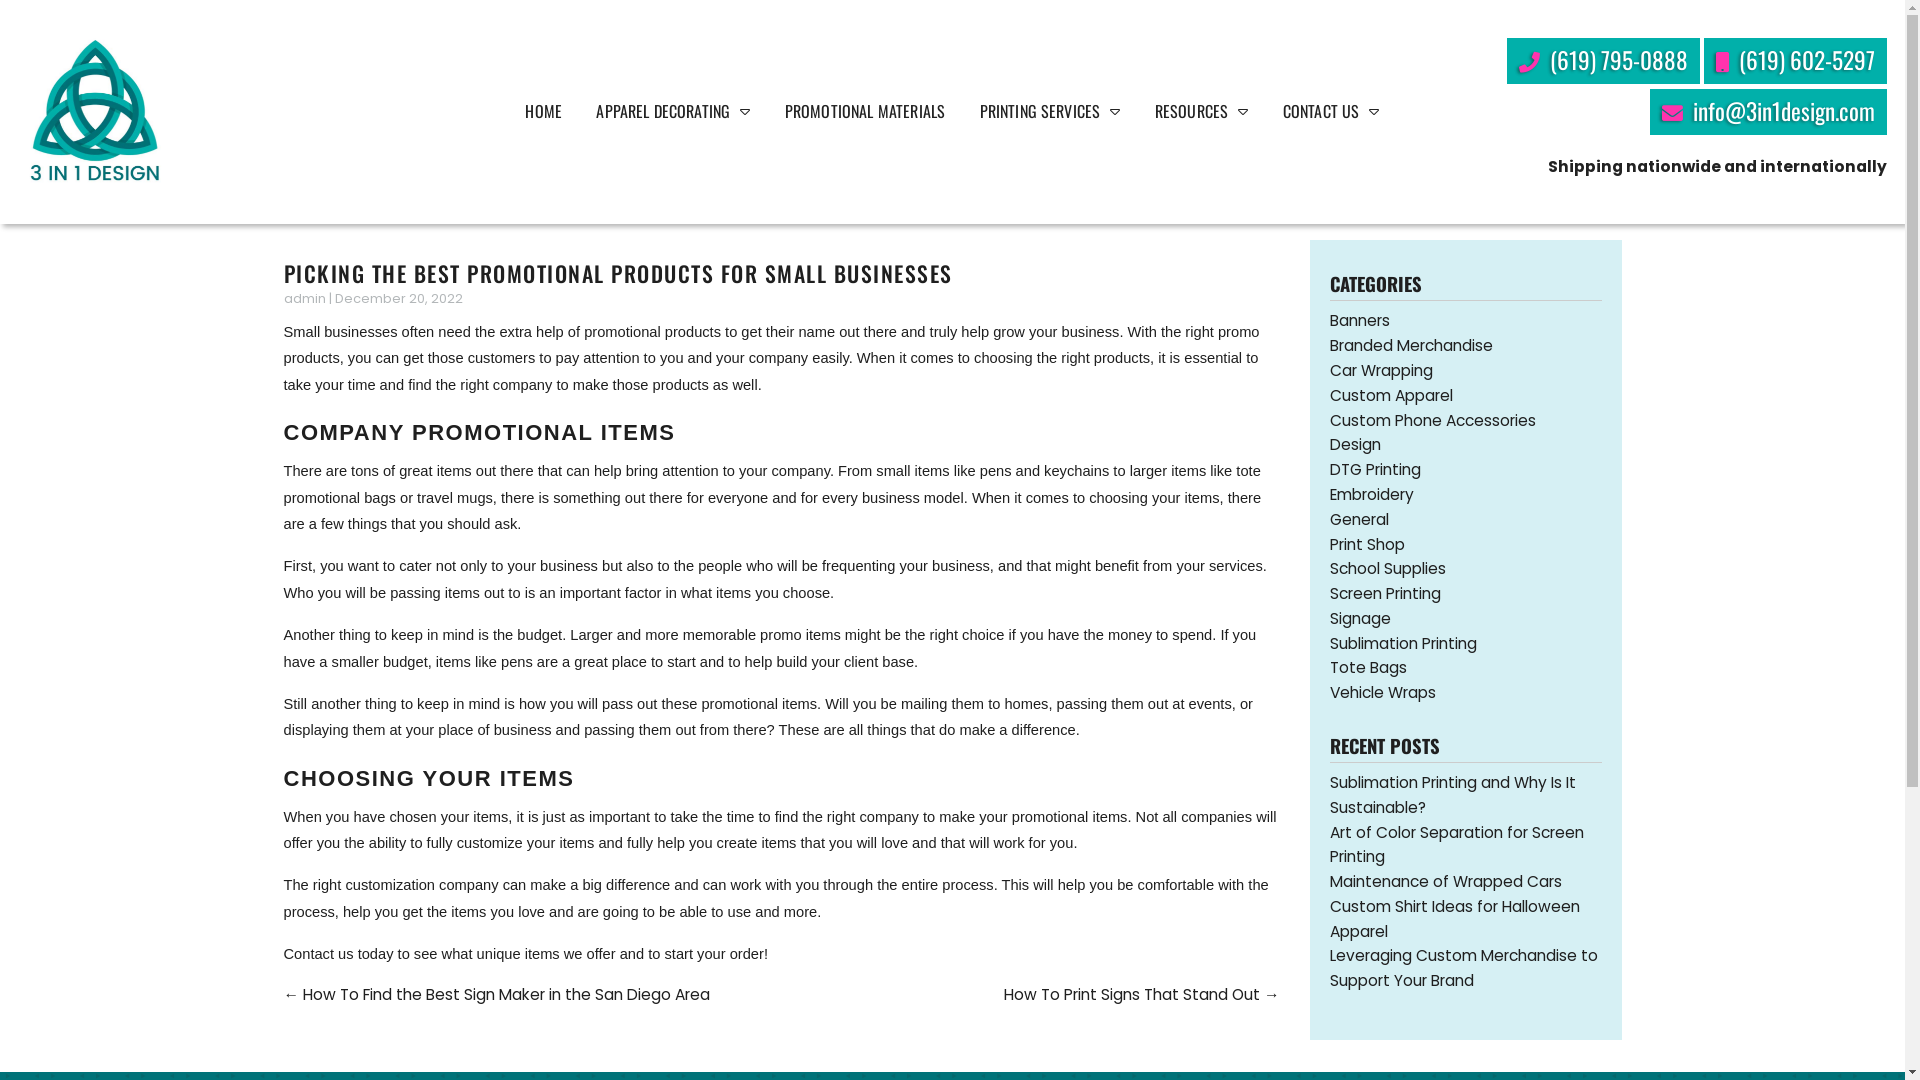  Describe the element at coordinates (543, 111) in the screenshot. I see `'HOME'` at that location.